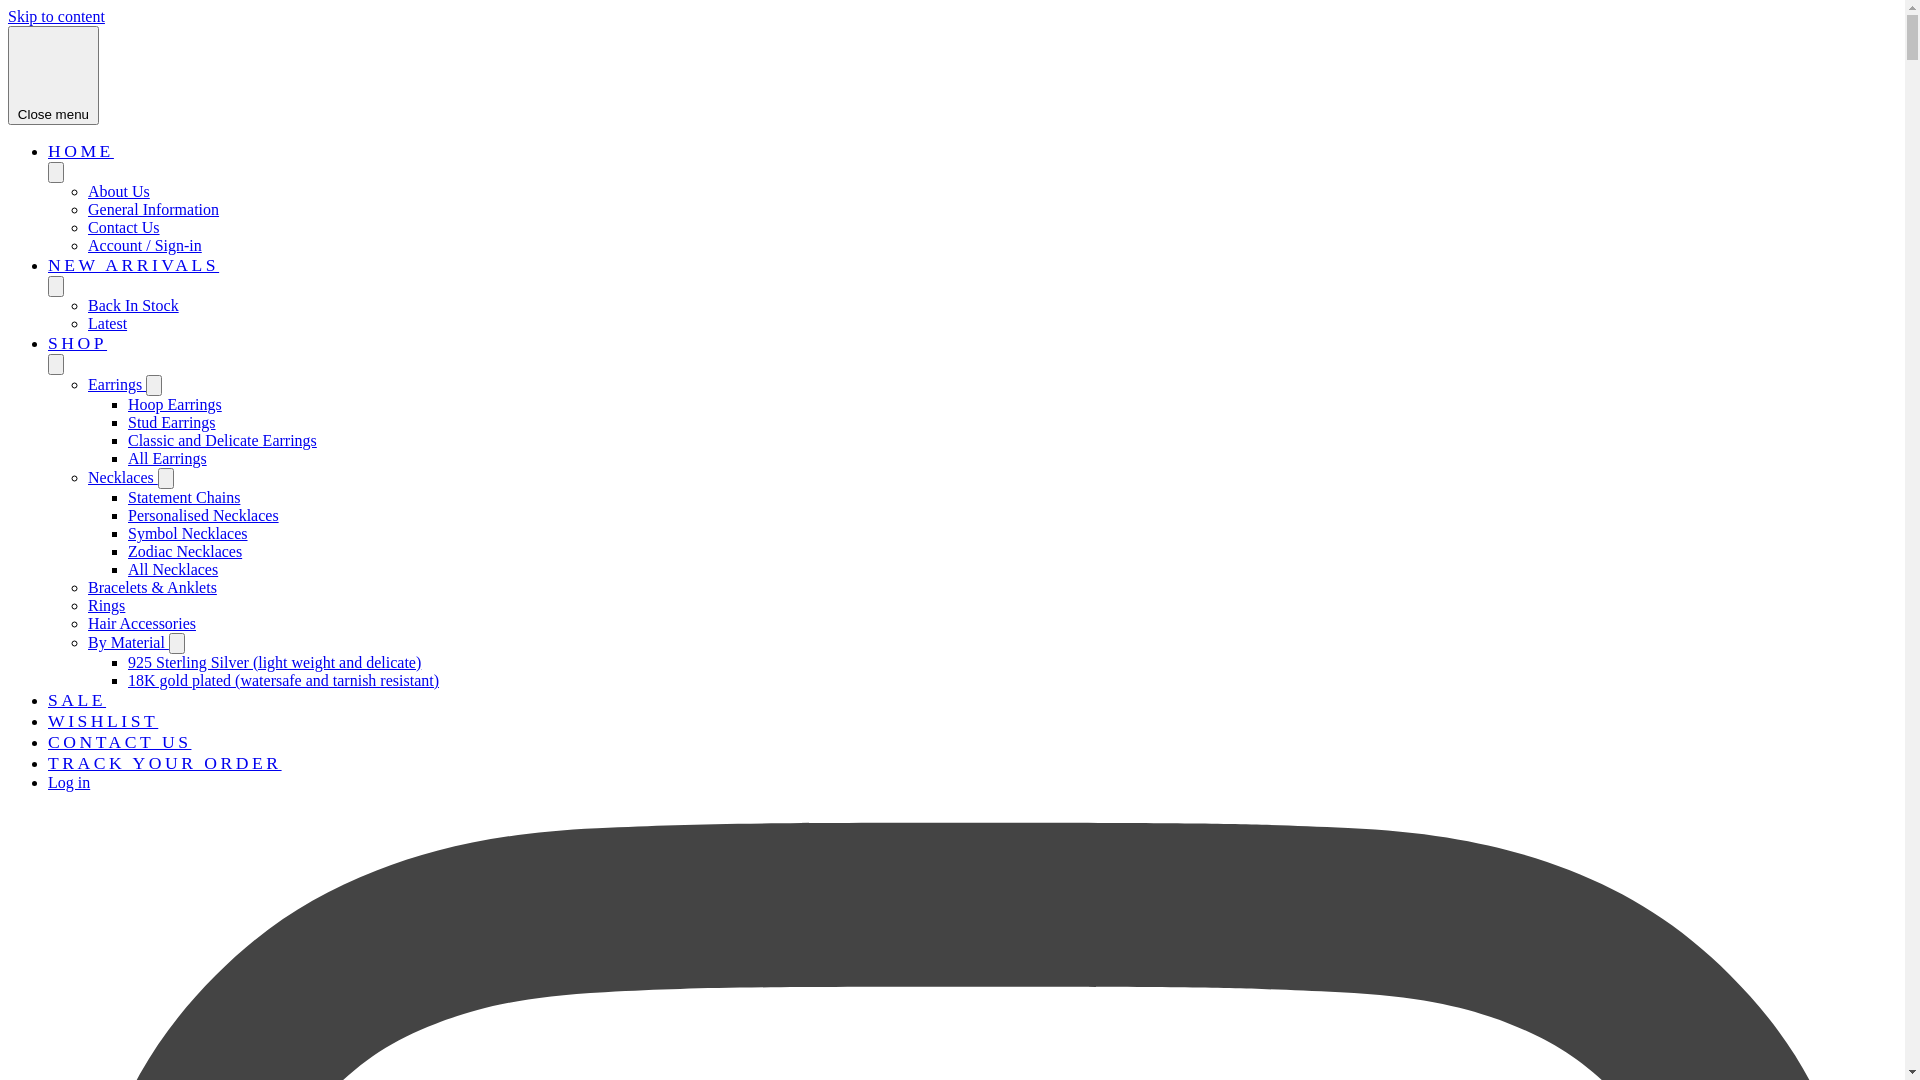 The height and width of the screenshot is (1080, 1920). What do you see at coordinates (48, 781) in the screenshot?
I see `'Log in'` at bounding box center [48, 781].